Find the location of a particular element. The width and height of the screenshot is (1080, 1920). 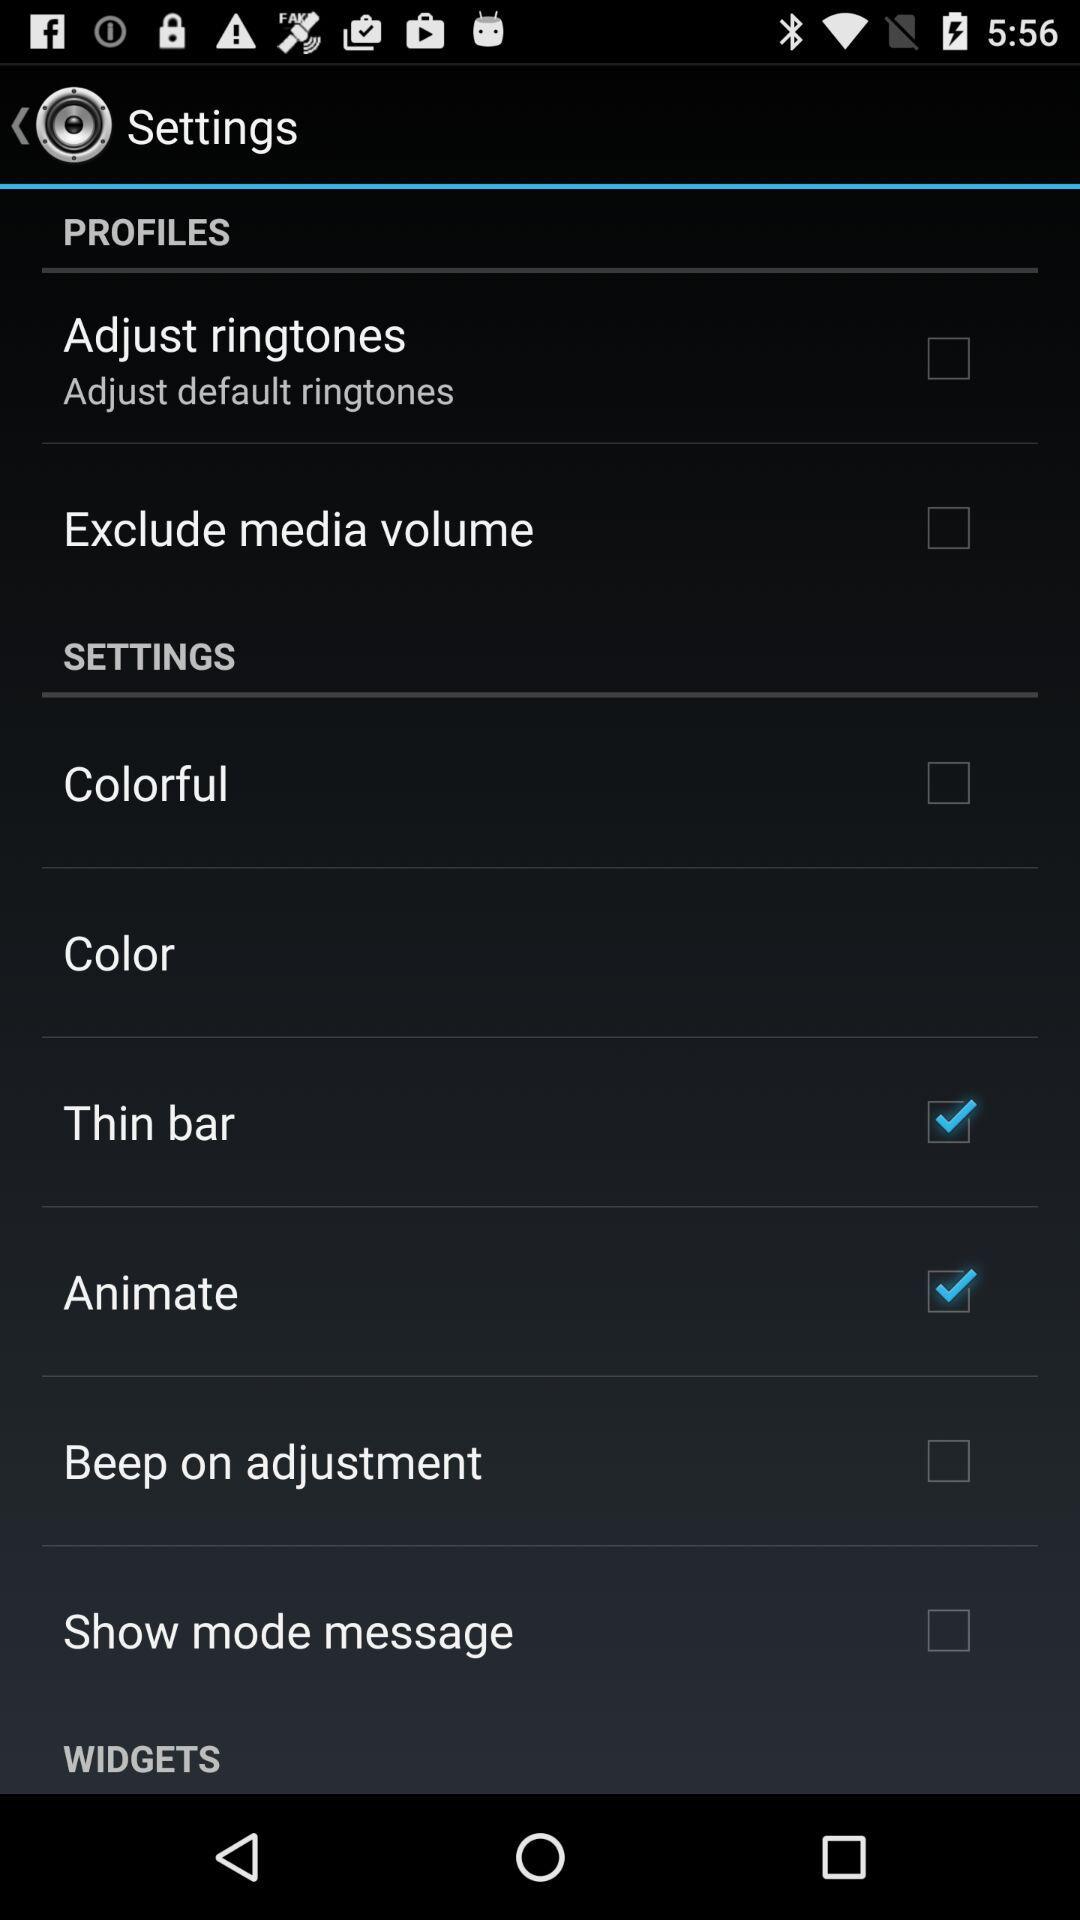

the color app is located at coordinates (118, 951).